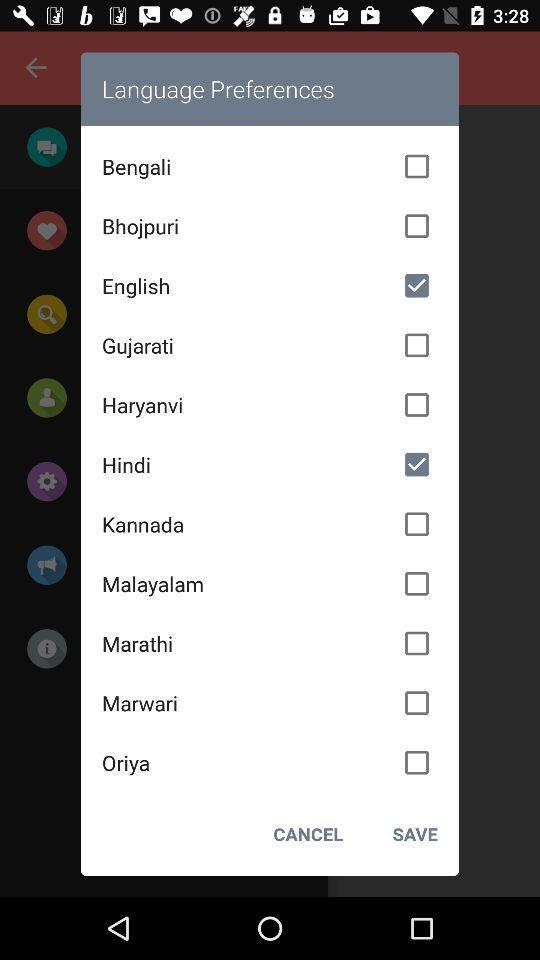 This screenshot has height=960, width=540. What do you see at coordinates (270, 404) in the screenshot?
I see `the haryanvi icon` at bounding box center [270, 404].